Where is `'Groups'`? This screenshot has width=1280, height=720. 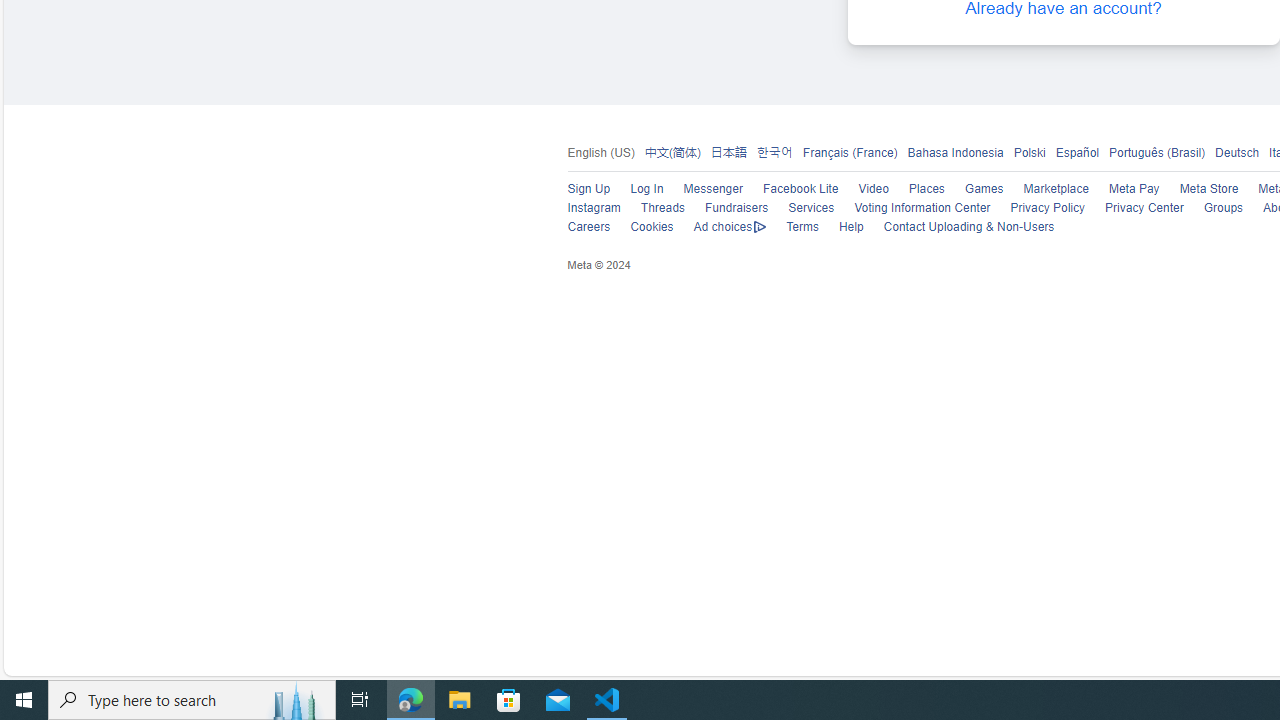
'Groups' is located at coordinates (1222, 208).